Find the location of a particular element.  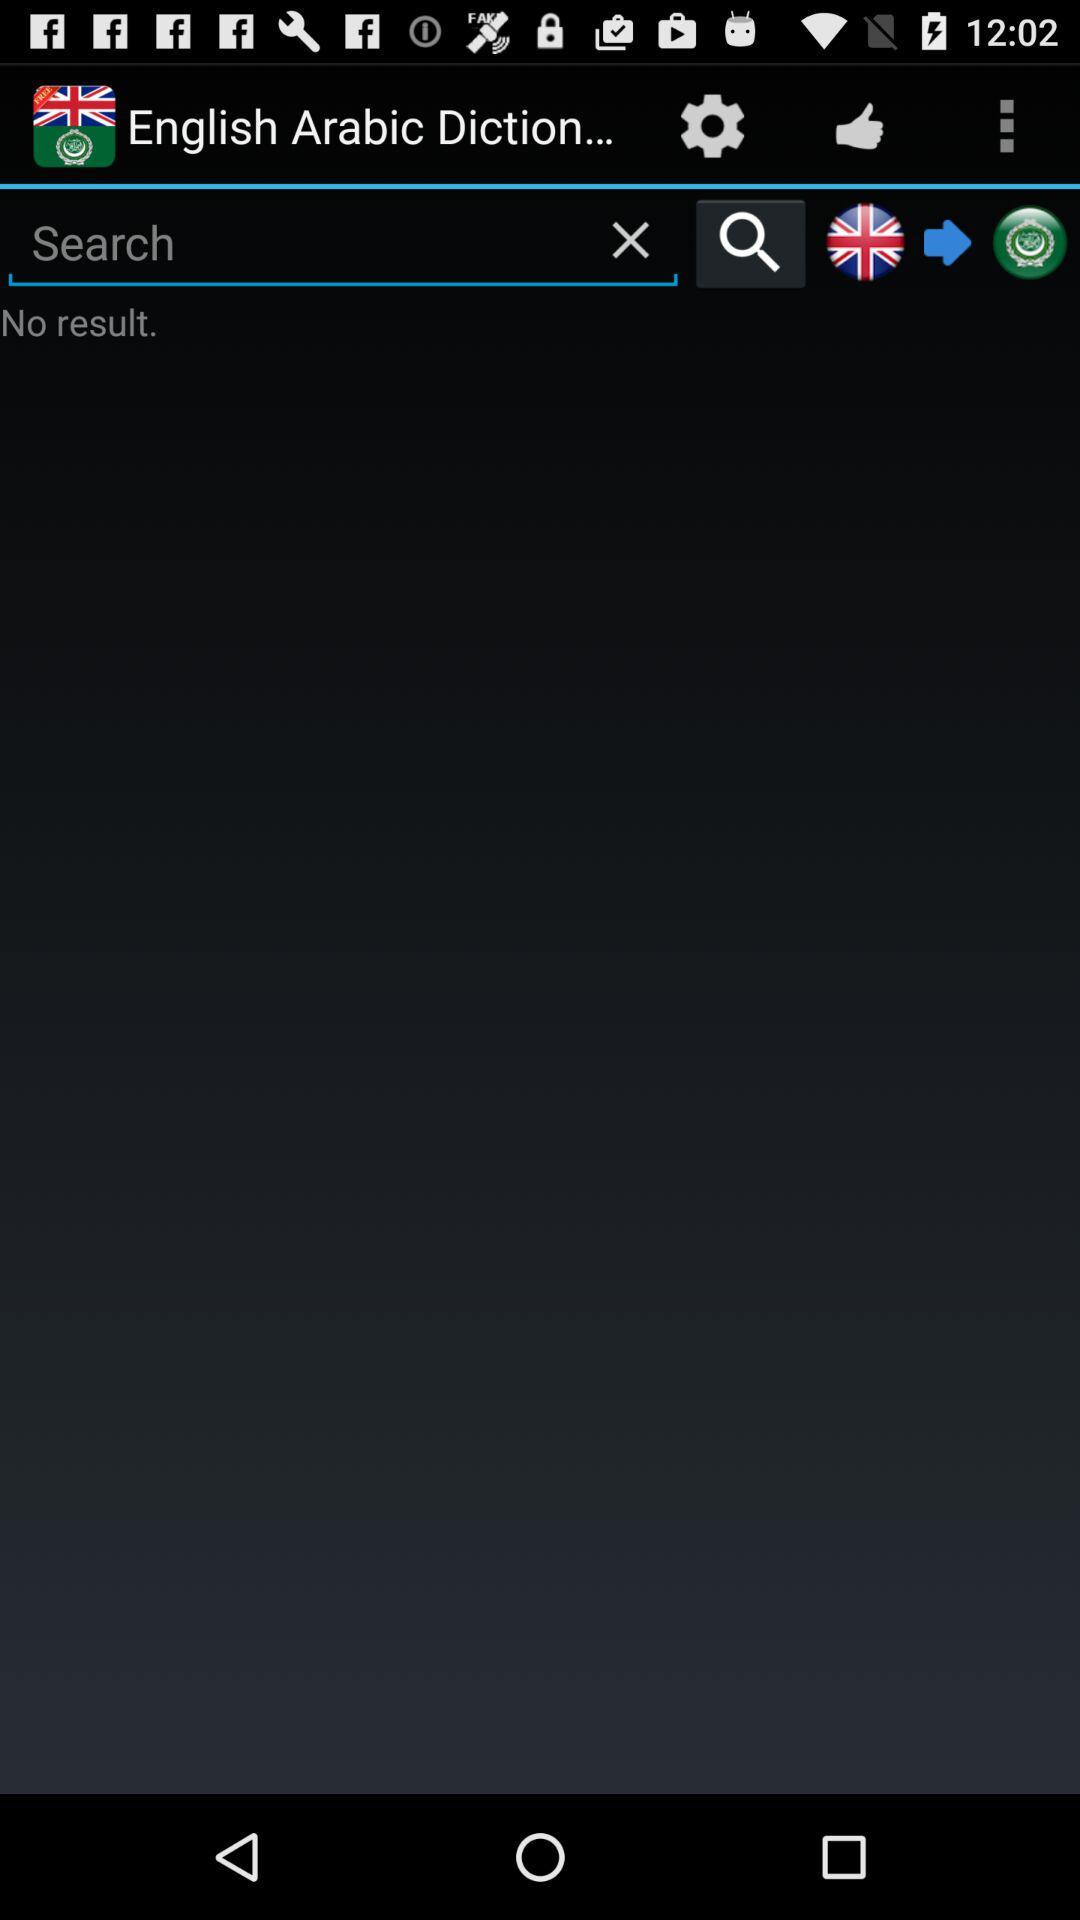

the search icon is located at coordinates (750, 259).